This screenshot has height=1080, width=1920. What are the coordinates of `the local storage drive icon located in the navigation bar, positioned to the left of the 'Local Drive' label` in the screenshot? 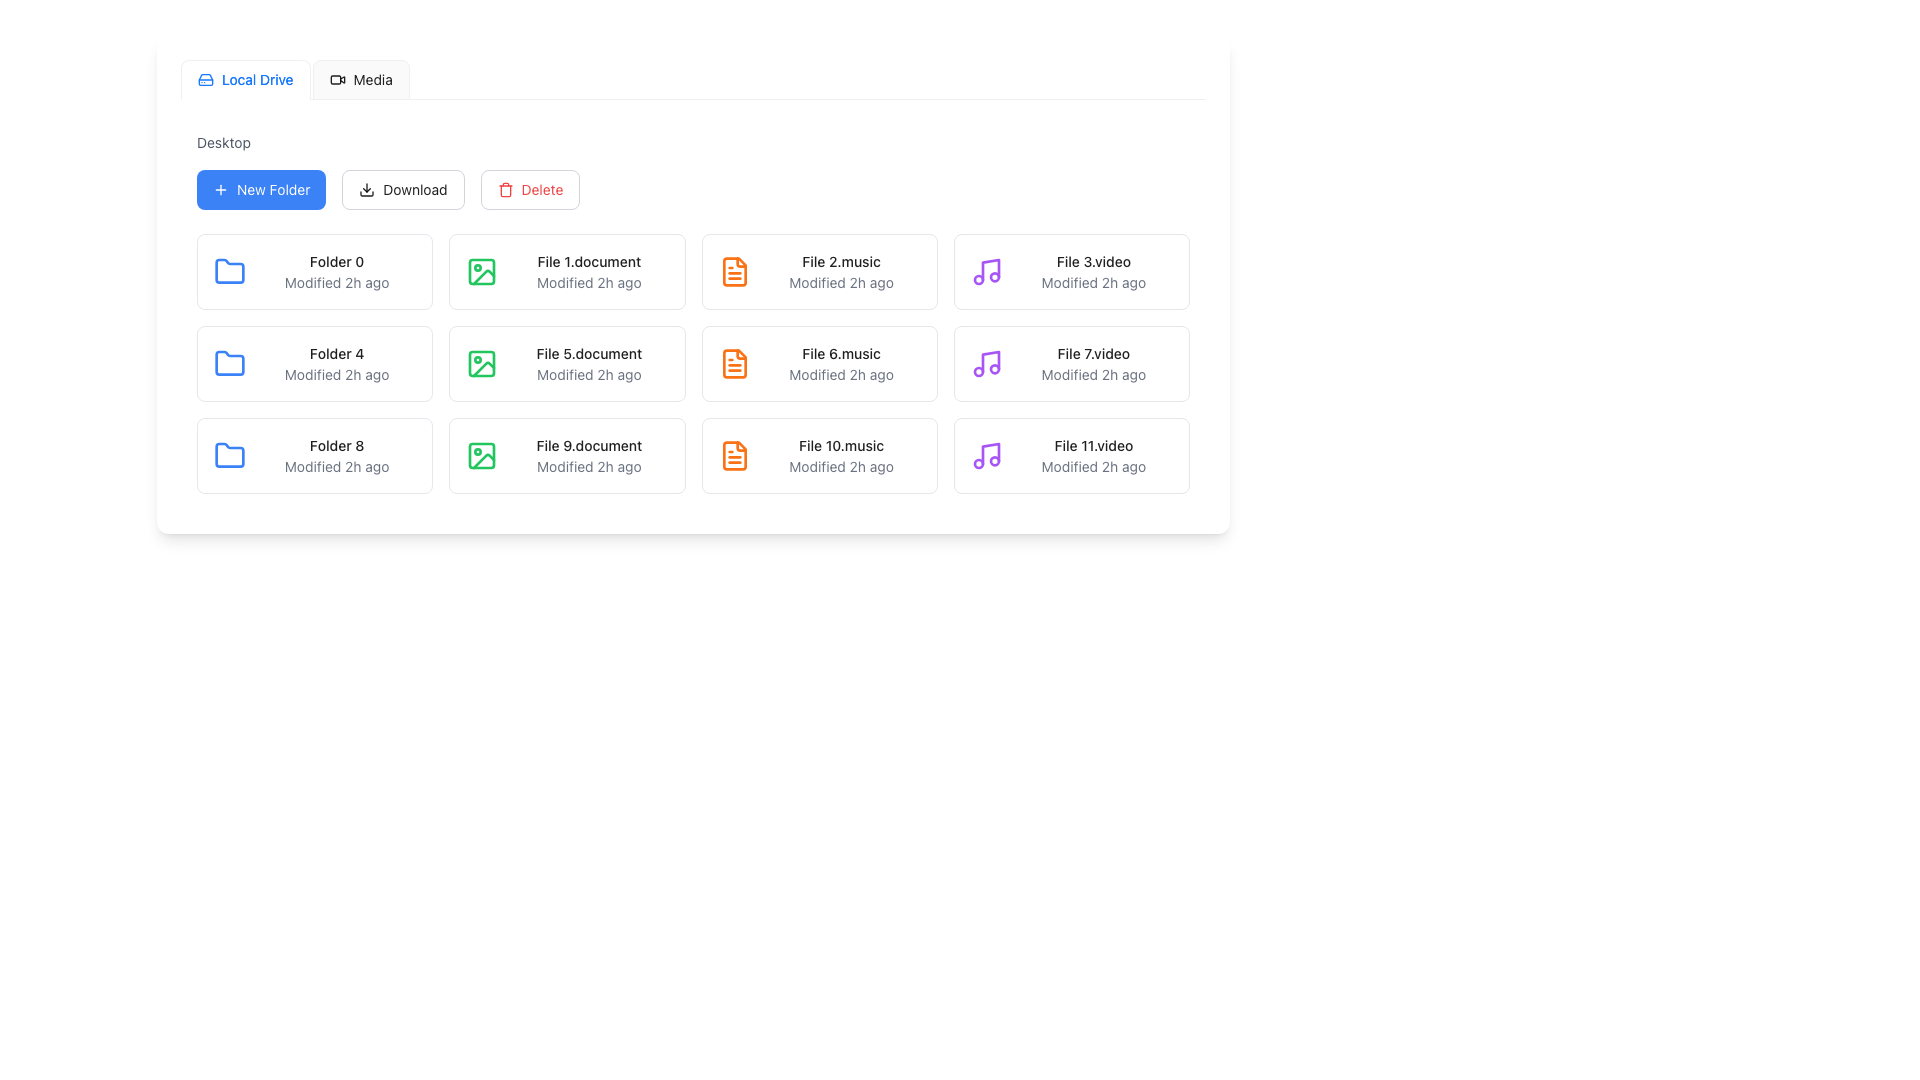 It's located at (206, 79).